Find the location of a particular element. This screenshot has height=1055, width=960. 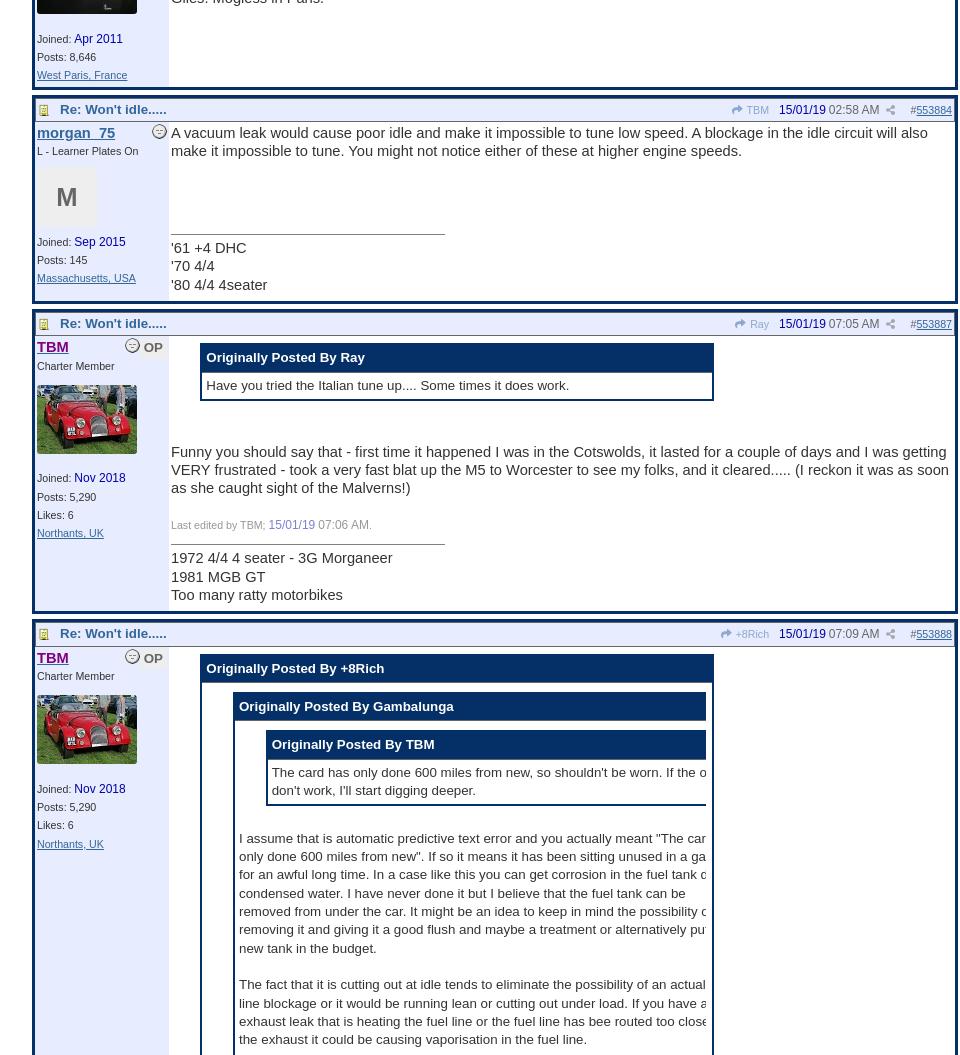

'02:58 AM' is located at coordinates (852, 107).